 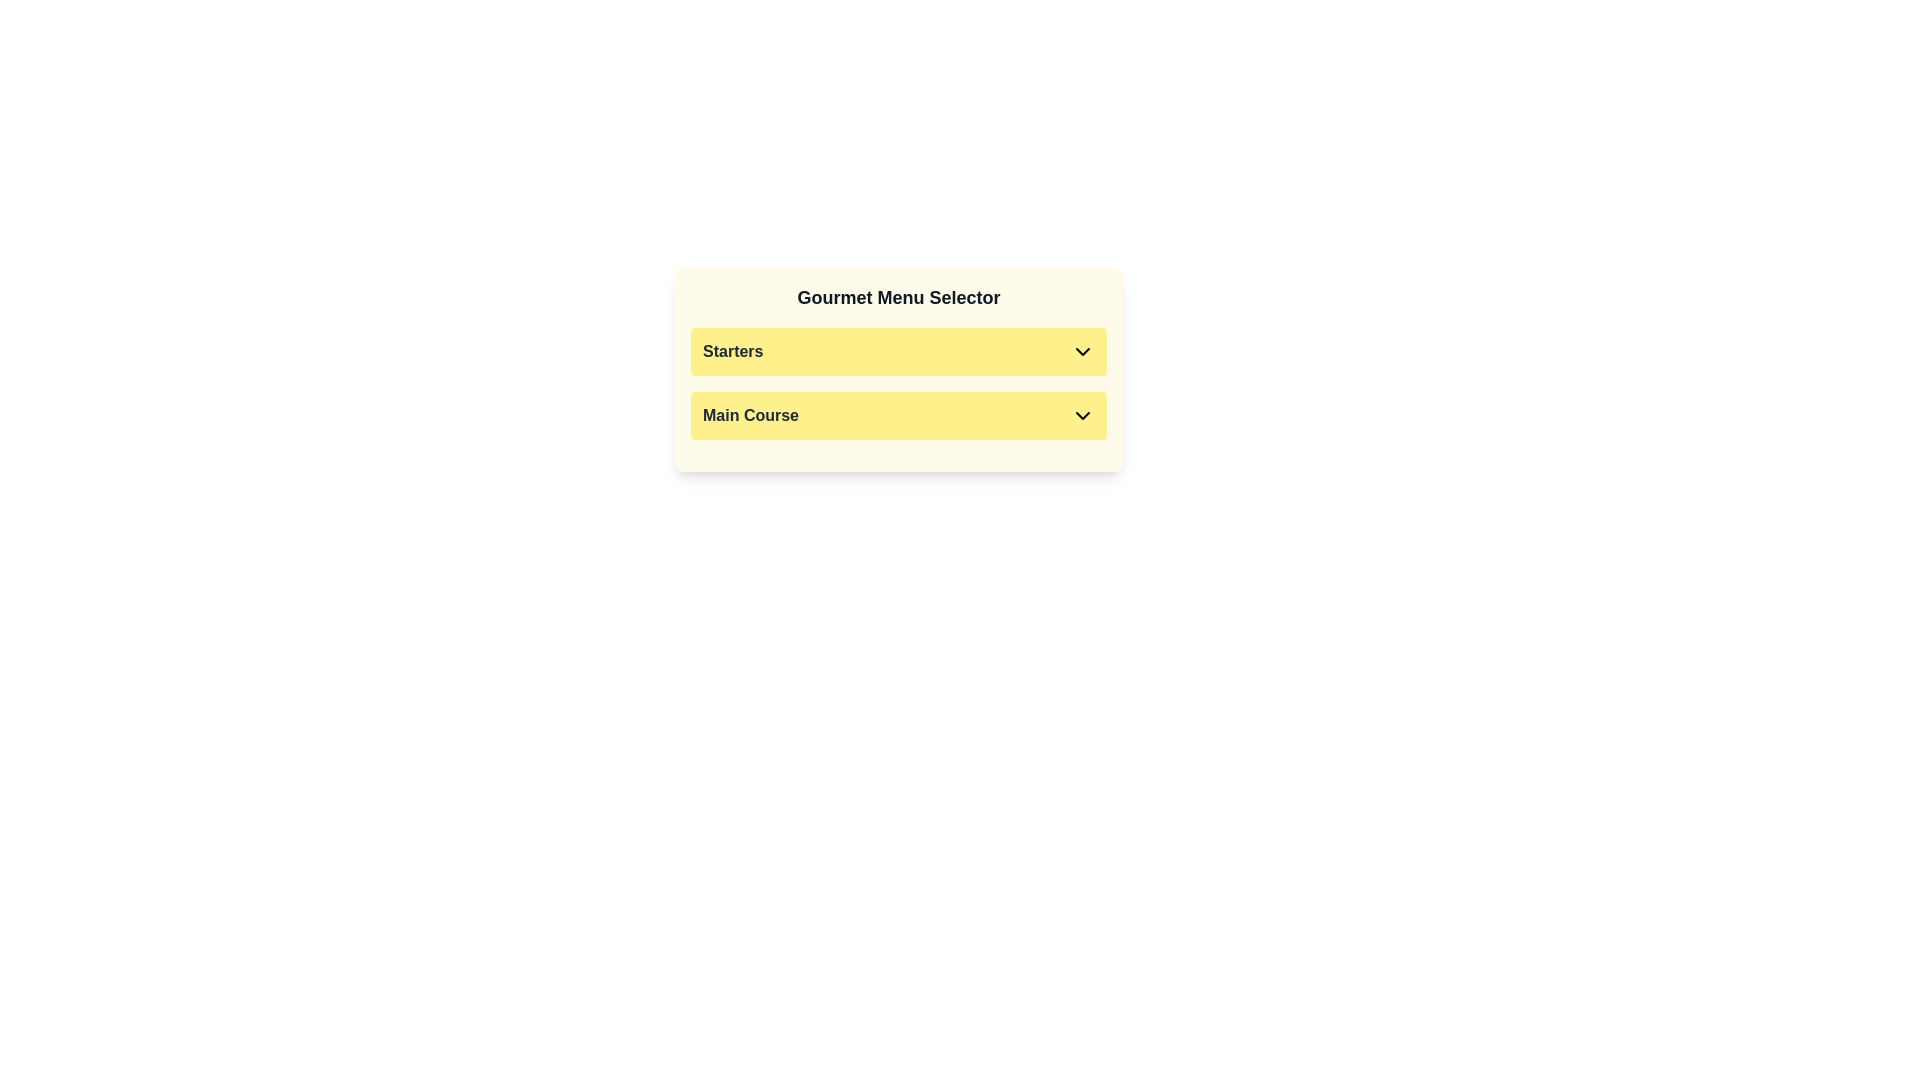 What do you see at coordinates (1082, 350) in the screenshot?
I see `the chevron-down icon located at the far right side of the light yellow dropdown field labeled 'Starters' in the 'Gourmet Menu Selector' interface for an alternate interaction` at bounding box center [1082, 350].